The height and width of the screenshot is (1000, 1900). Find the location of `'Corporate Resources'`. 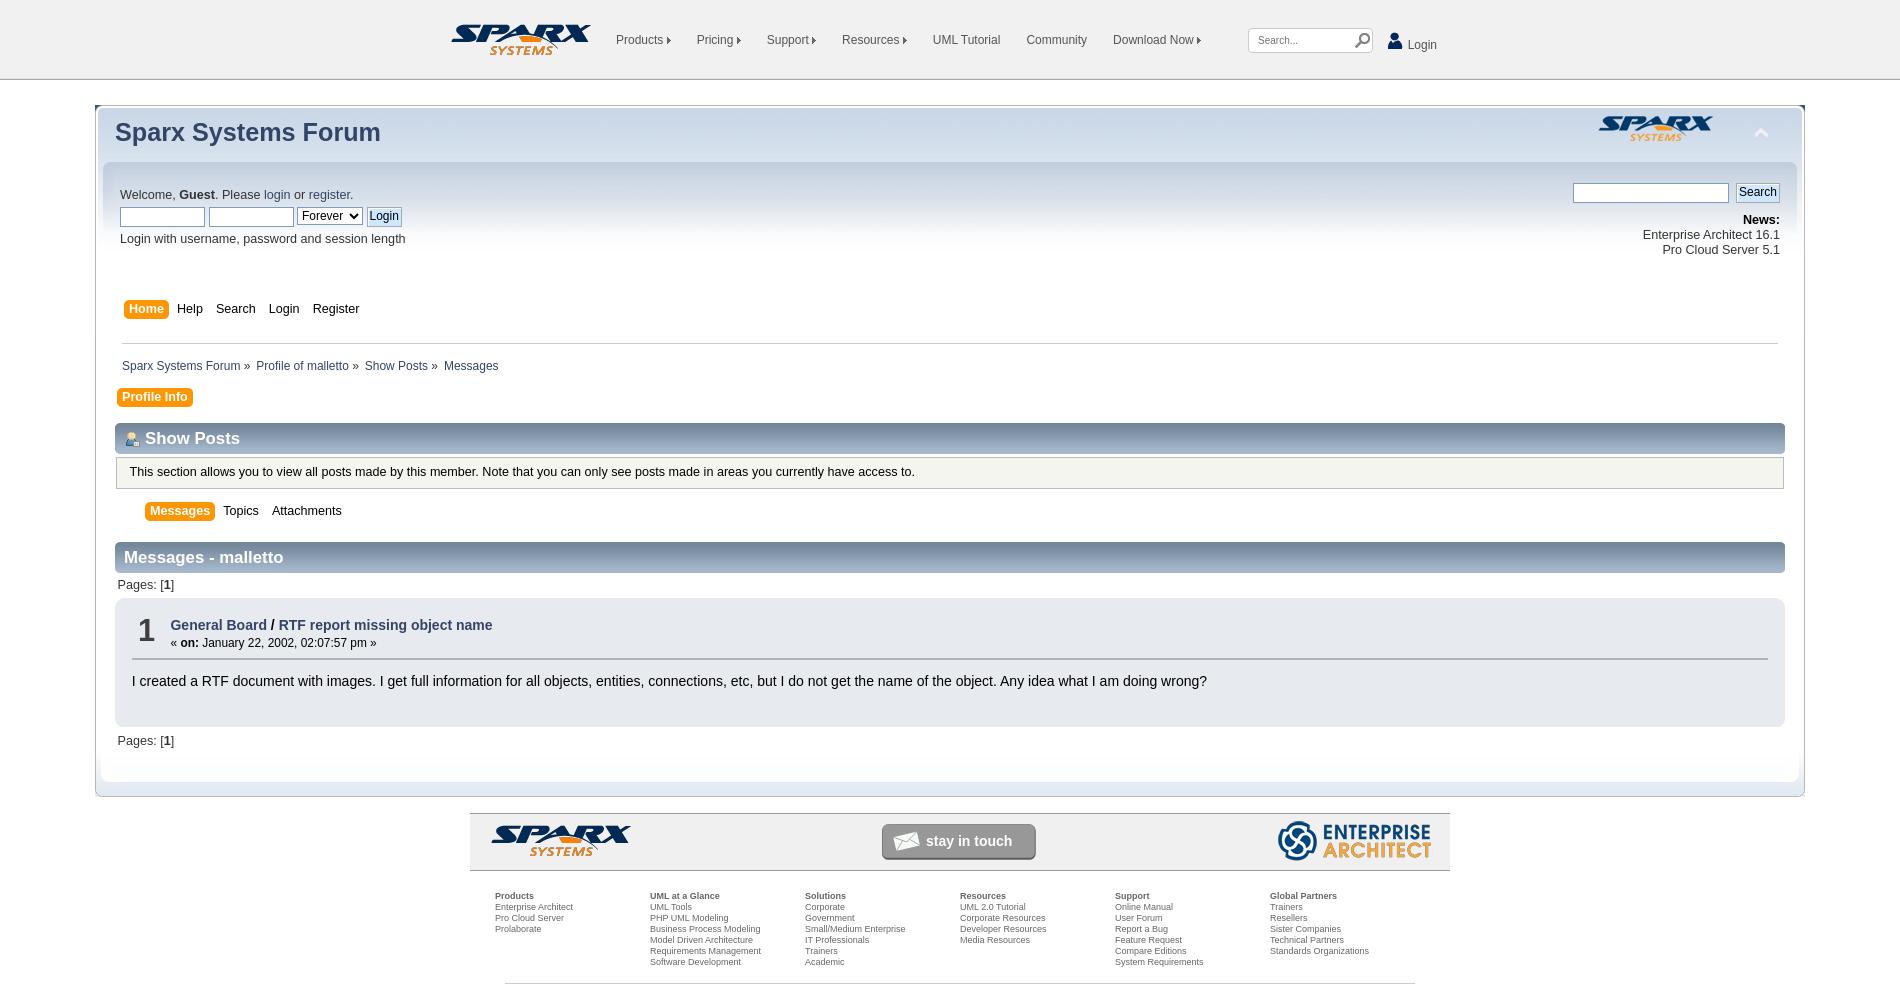

'Corporate Resources' is located at coordinates (1002, 917).